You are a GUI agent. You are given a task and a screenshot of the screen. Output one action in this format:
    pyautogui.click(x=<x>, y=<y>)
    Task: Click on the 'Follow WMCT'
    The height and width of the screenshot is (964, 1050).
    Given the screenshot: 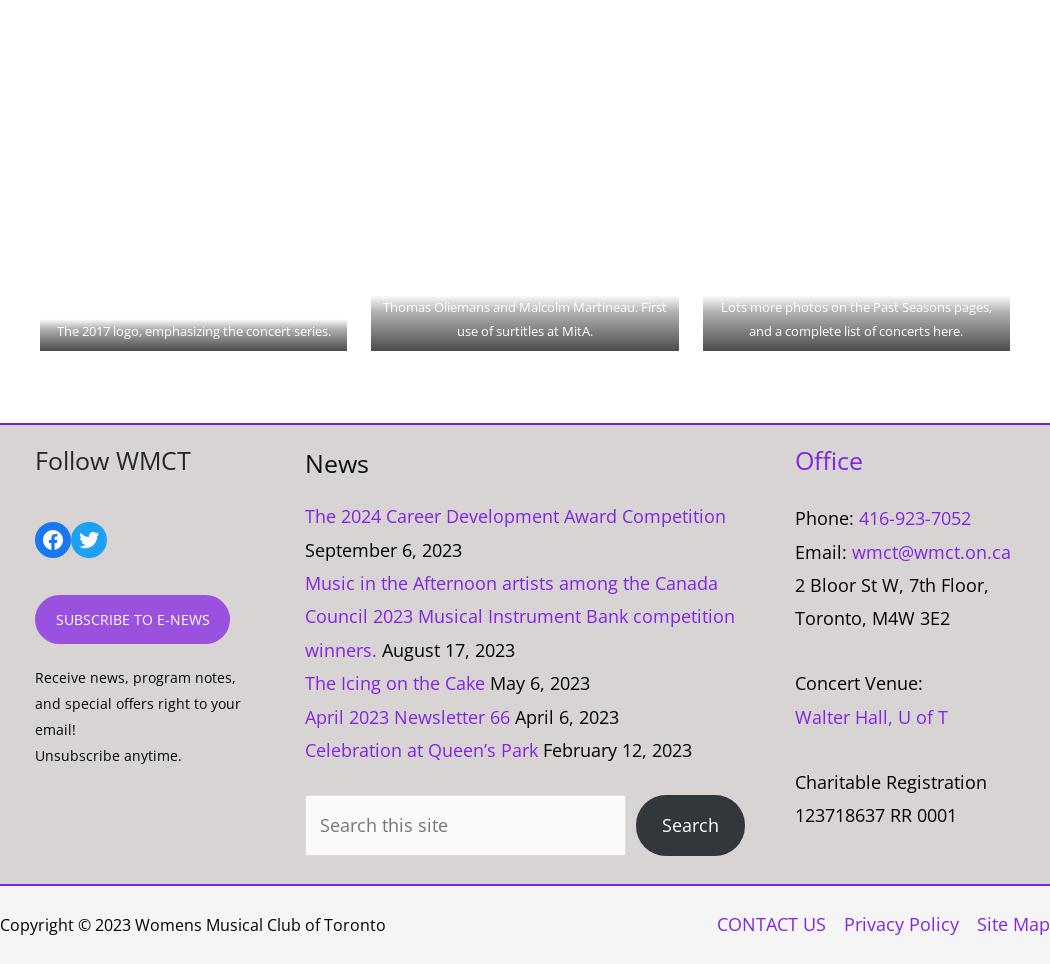 What is the action you would take?
    pyautogui.click(x=112, y=460)
    